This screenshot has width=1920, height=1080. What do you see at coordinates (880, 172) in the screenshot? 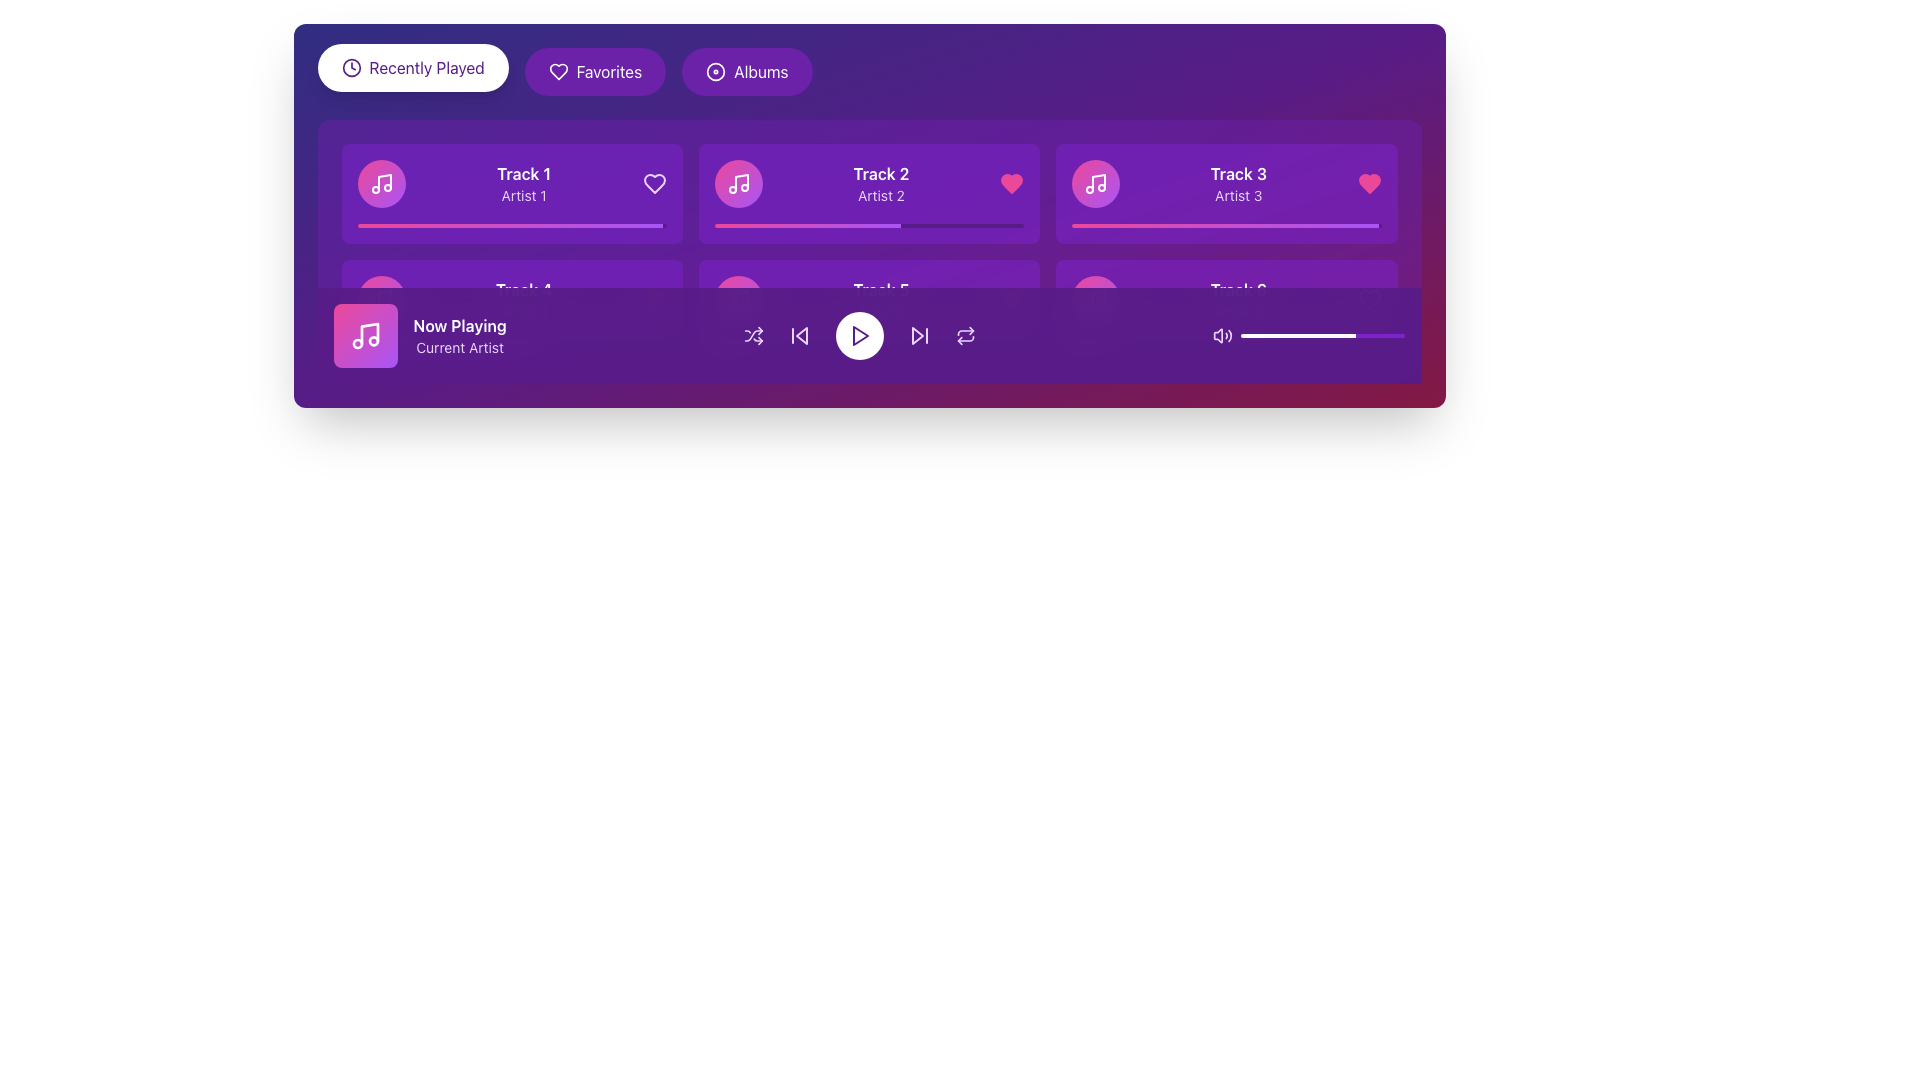
I see `the Text Label displaying 'Track 2', which features a bold white font on a purple background, positioned at the top-center of the music track card` at bounding box center [880, 172].